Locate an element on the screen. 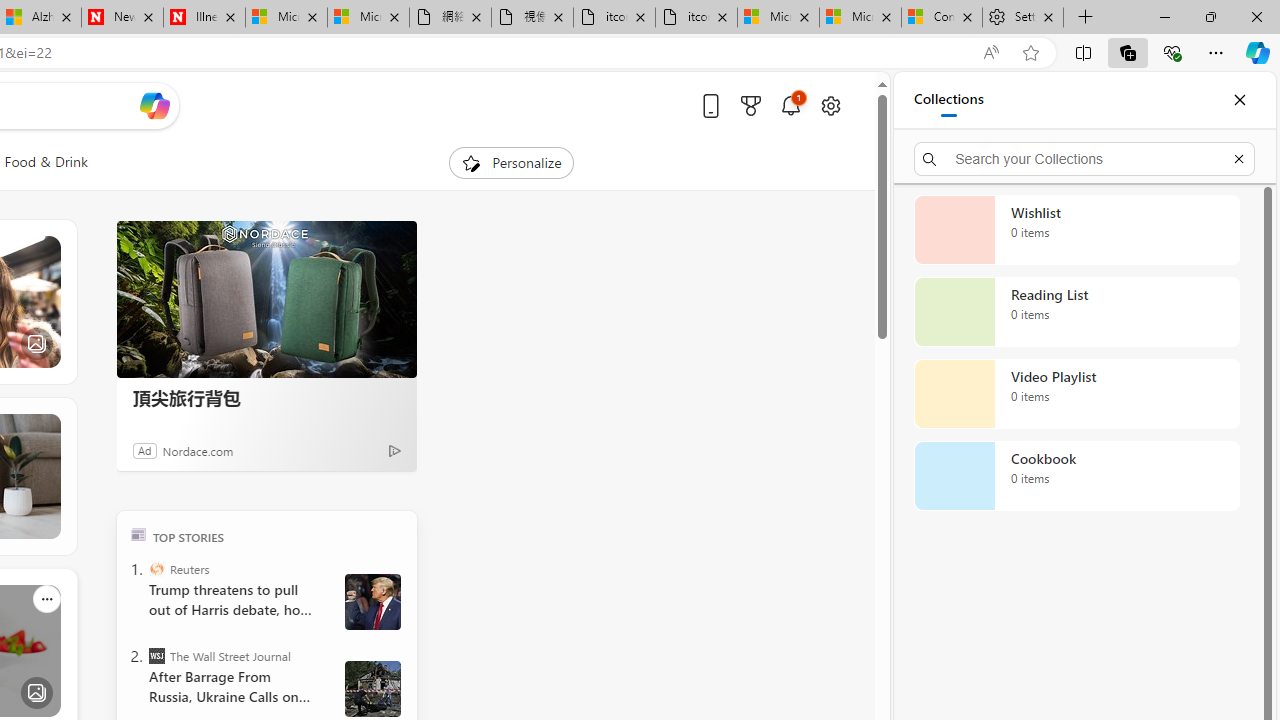  'Reading List collection, 0 items' is located at coordinates (1076, 312).